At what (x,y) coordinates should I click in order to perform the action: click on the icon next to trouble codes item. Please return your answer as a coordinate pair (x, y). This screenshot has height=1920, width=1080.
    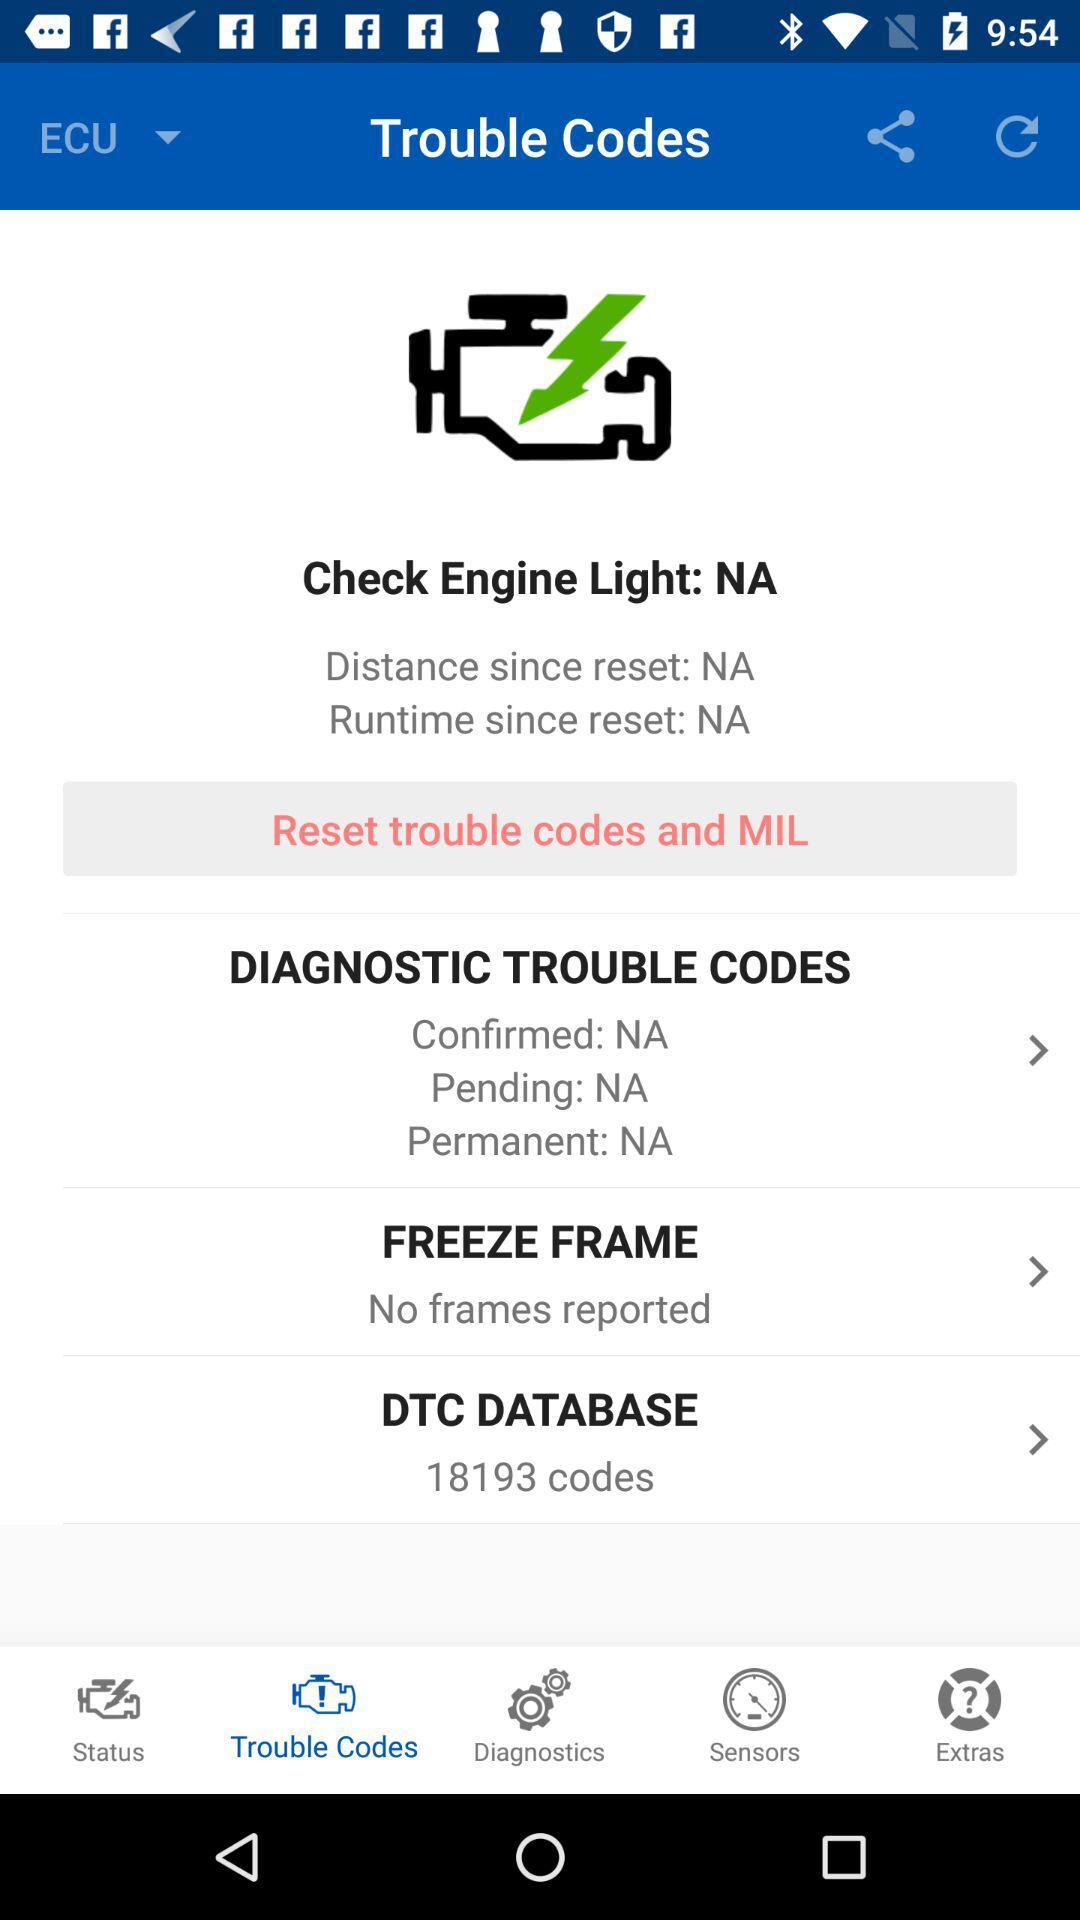
    Looking at the image, I should click on (890, 135).